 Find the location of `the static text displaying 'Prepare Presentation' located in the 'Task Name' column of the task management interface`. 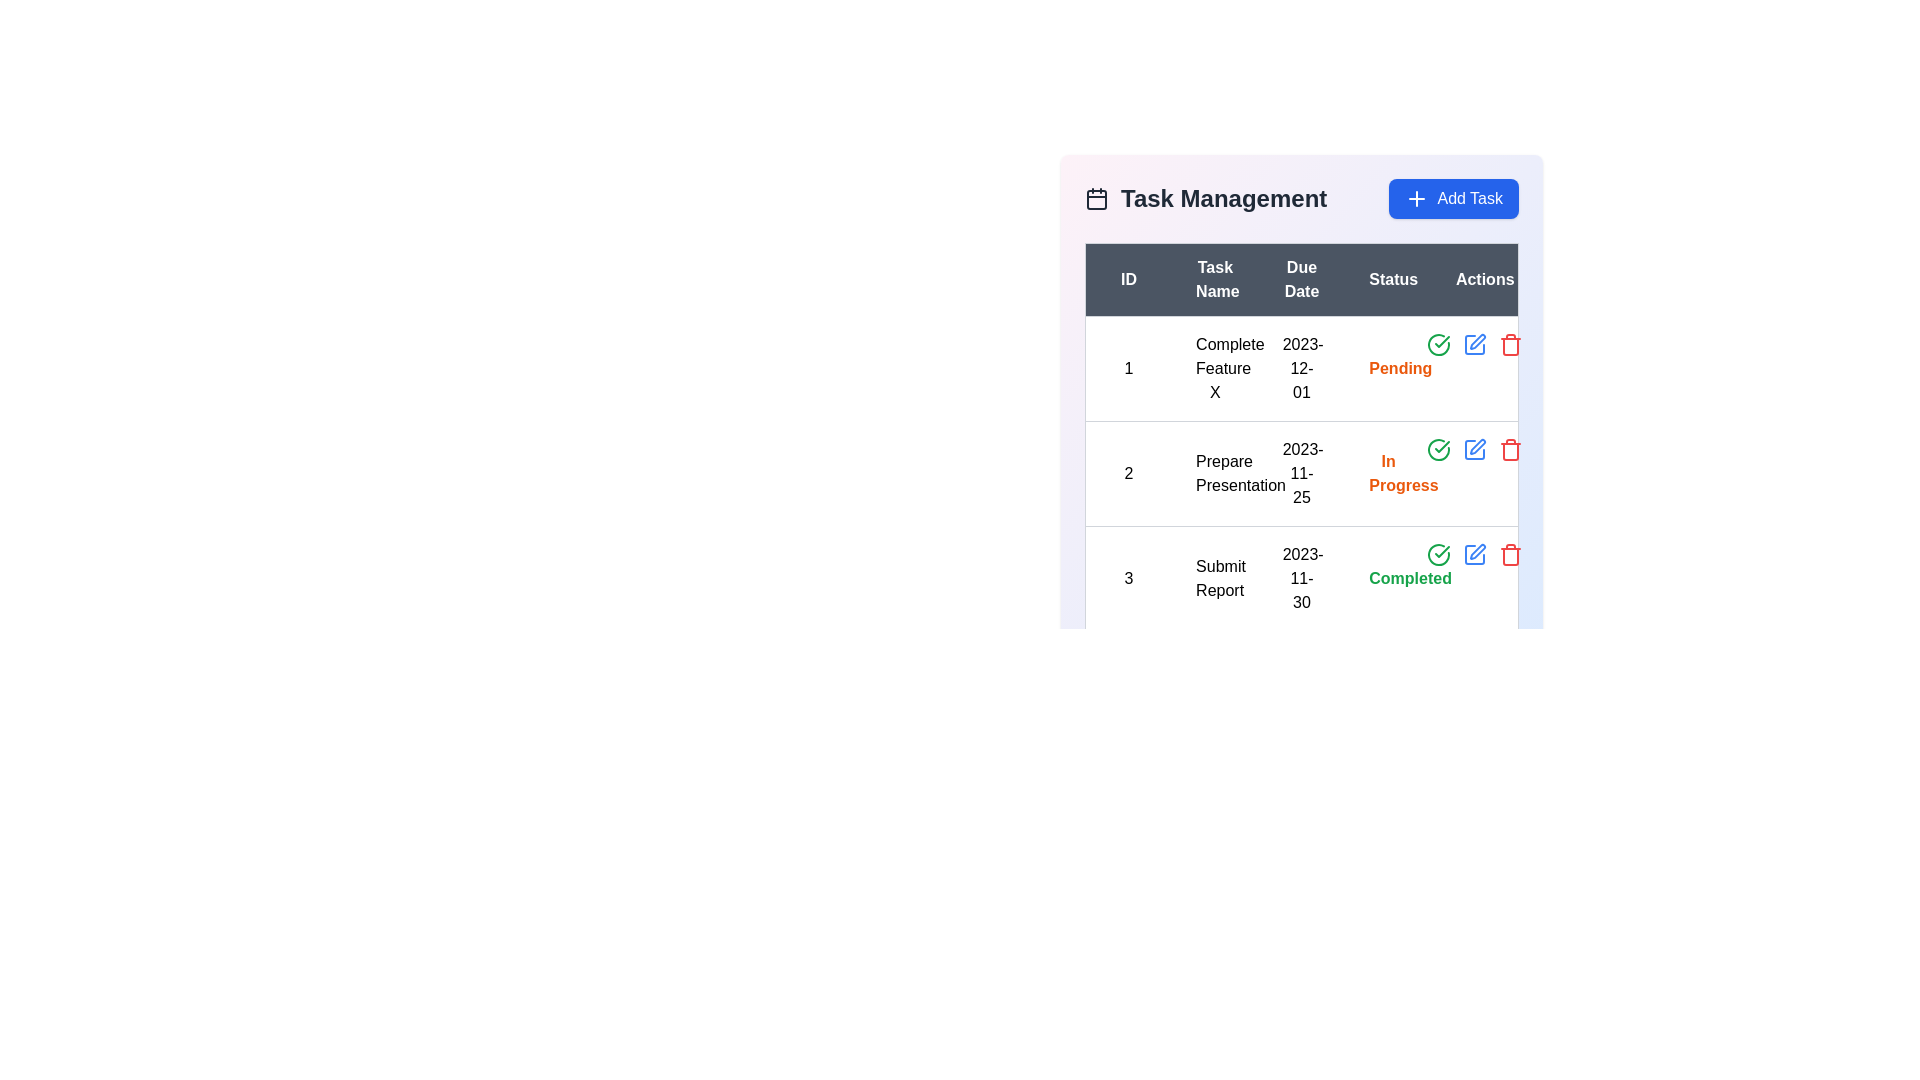

the static text displaying 'Prepare Presentation' located in the 'Task Name' column of the task management interface is located at coordinates (1214, 474).